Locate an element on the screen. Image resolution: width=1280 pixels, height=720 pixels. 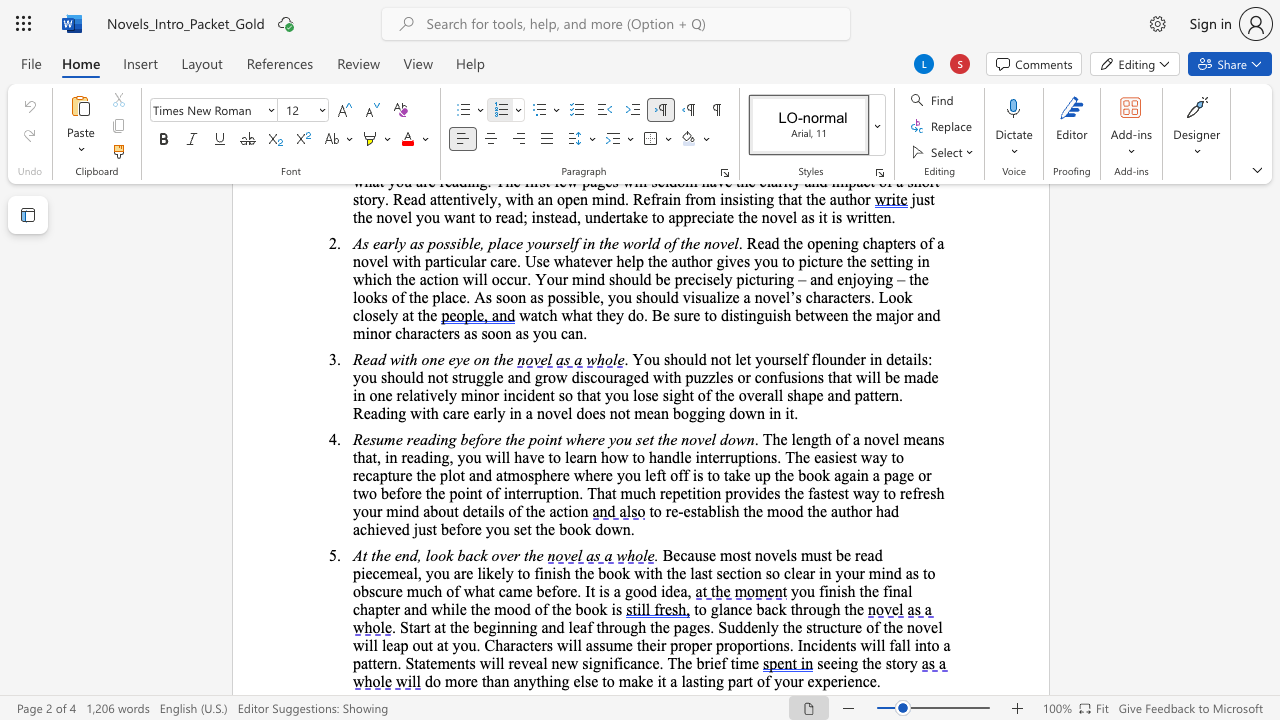
the 5th character "e" in the text is located at coordinates (497, 438).